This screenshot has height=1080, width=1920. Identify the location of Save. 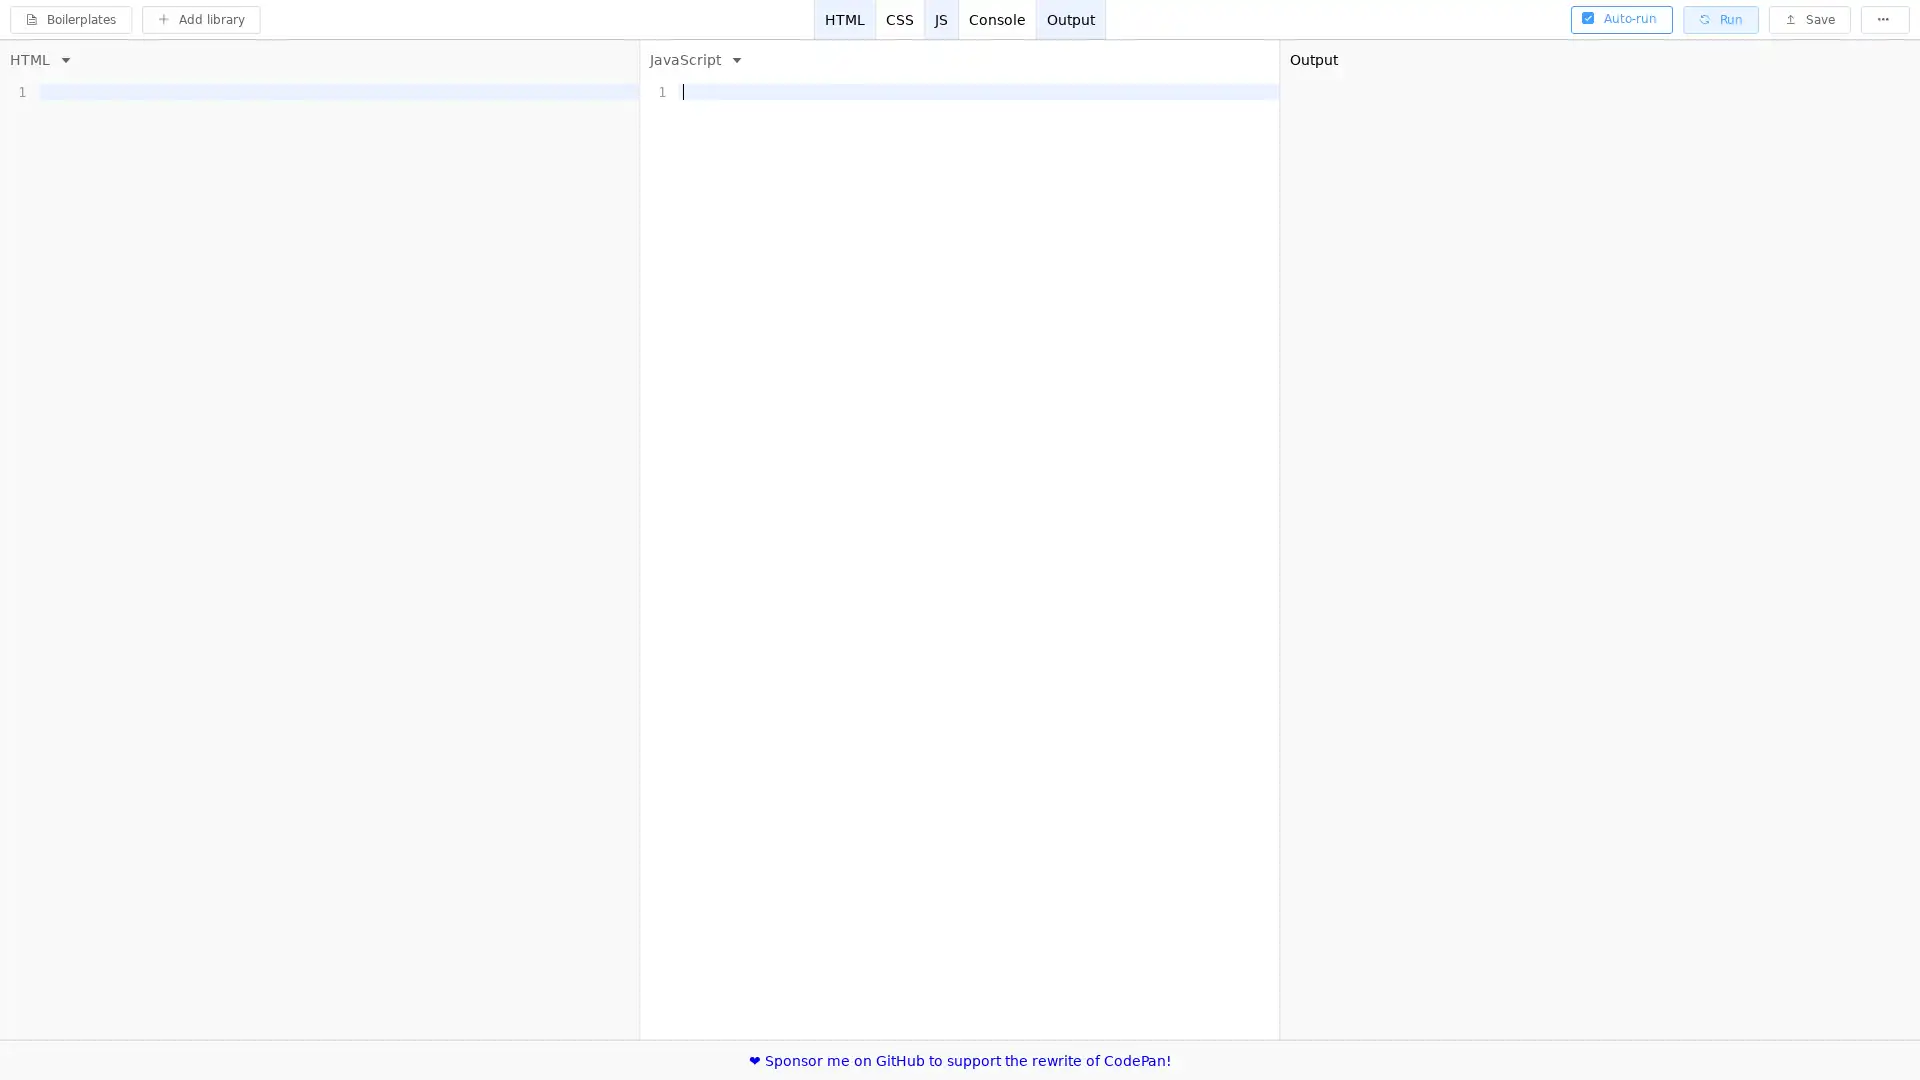
(1809, 19).